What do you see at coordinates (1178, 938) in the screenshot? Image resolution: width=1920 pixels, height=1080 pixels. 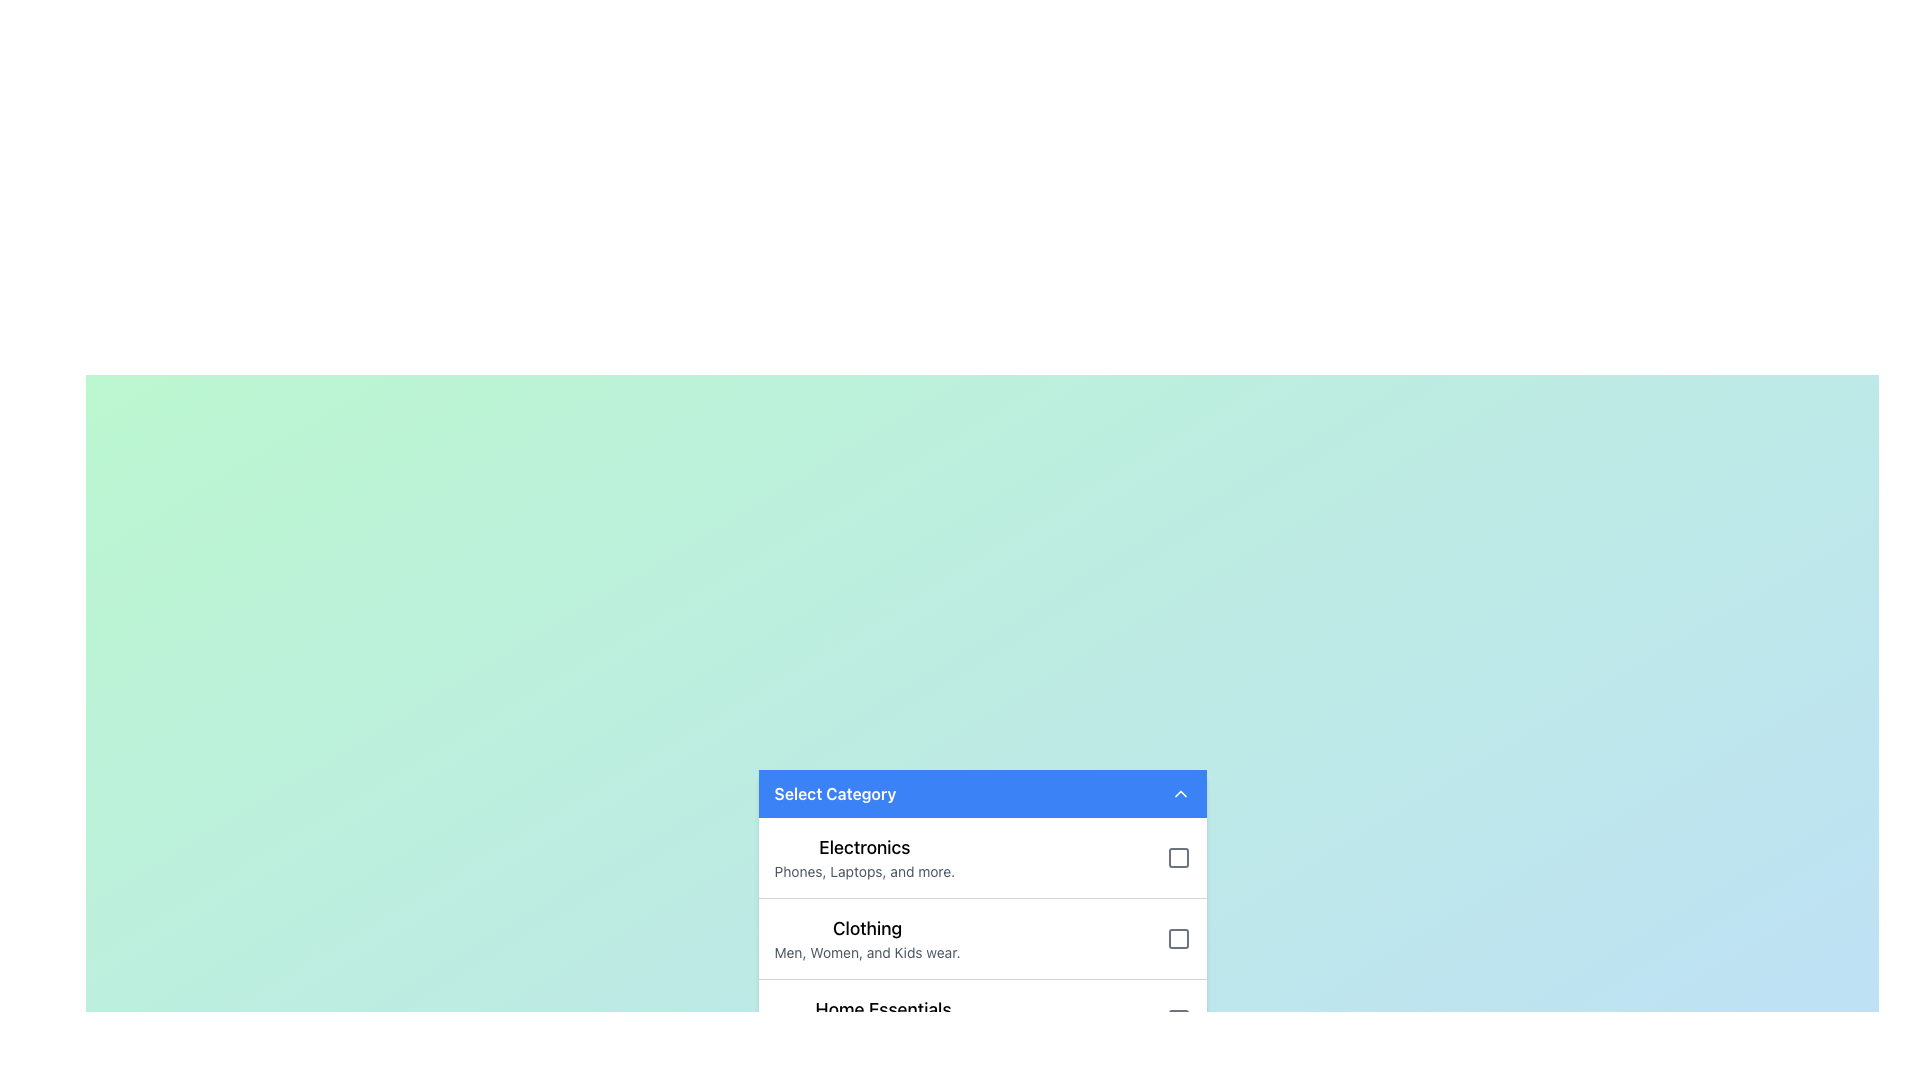 I see `the checkbox or icon located to the right of the text 'Clothing'` at bounding box center [1178, 938].